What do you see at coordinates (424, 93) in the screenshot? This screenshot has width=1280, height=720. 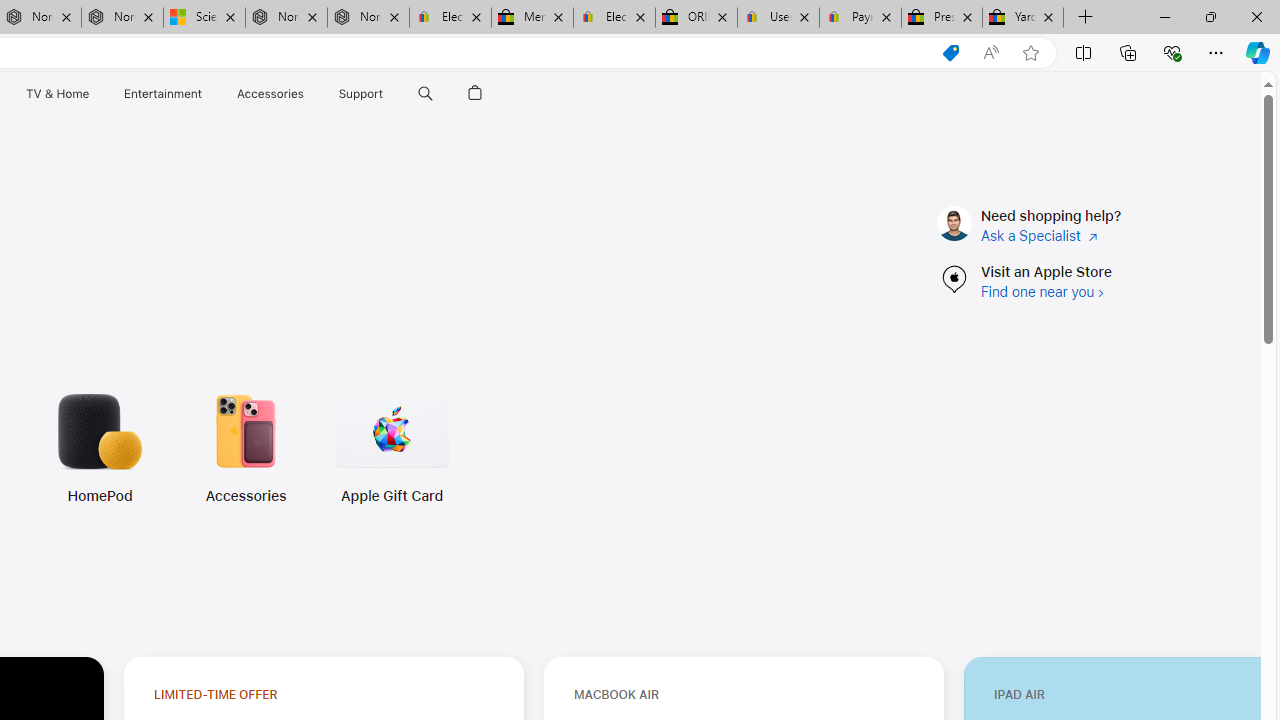 I see `'Search apple.com'` at bounding box center [424, 93].